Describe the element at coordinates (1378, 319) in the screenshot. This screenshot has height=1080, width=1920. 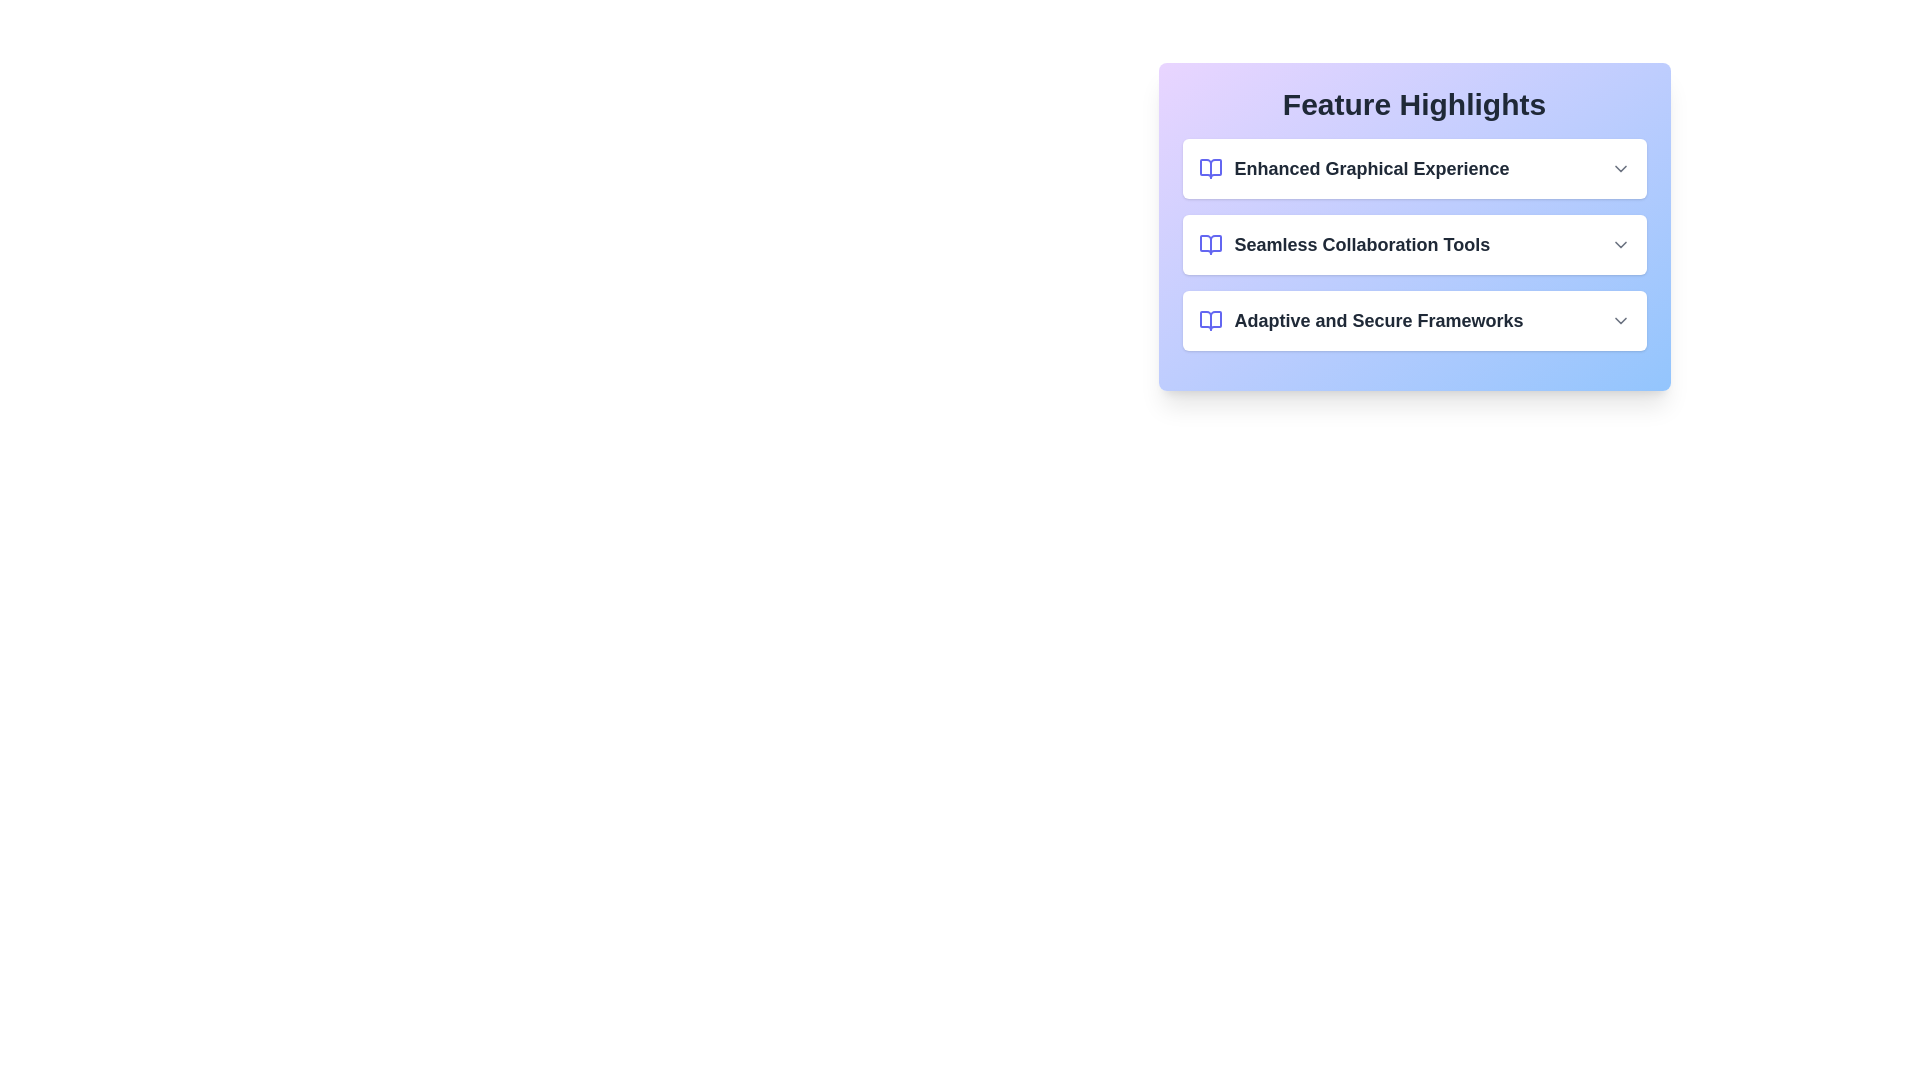
I see `the text element displaying 'Adaptive and Secure Frameworks'` at that location.